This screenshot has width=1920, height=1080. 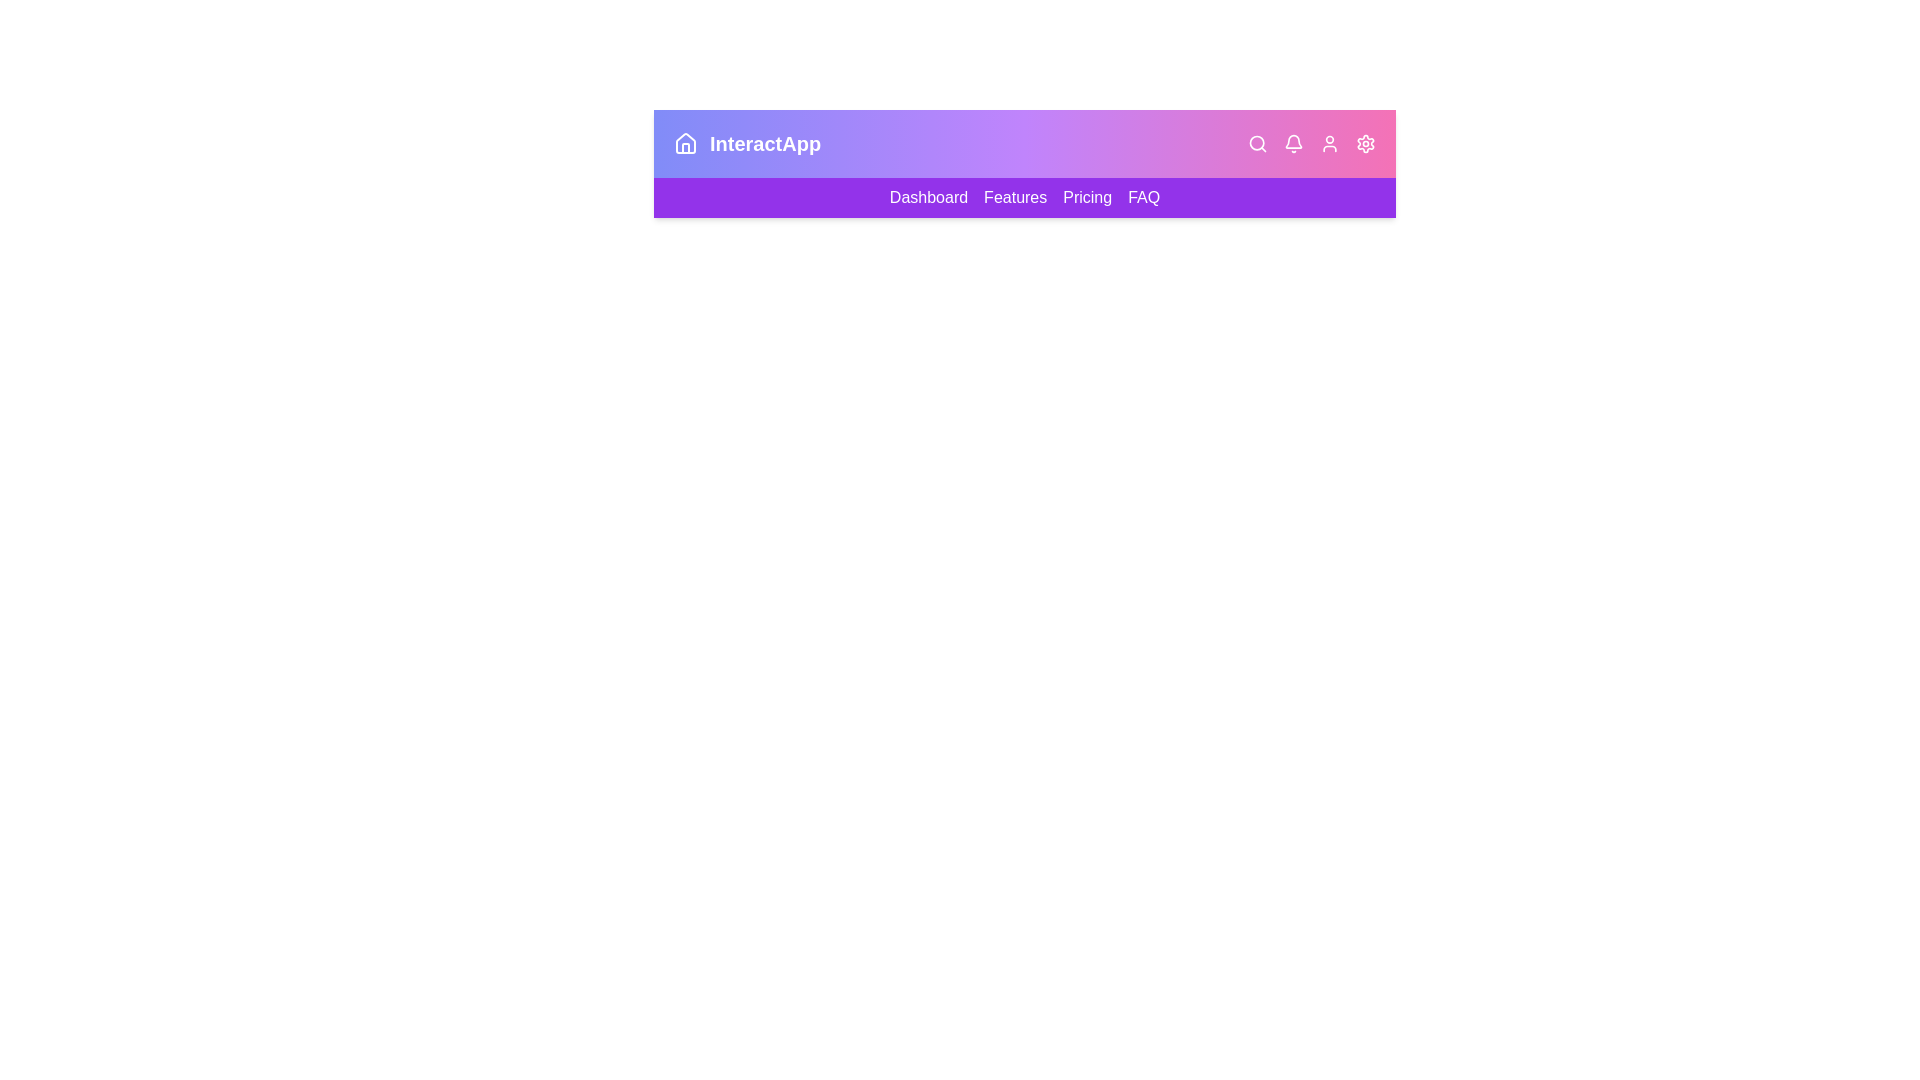 What do you see at coordinates (686, 142) in the screenshot?
I see `the home icon in the app bar` at bounding box center [686, 142].